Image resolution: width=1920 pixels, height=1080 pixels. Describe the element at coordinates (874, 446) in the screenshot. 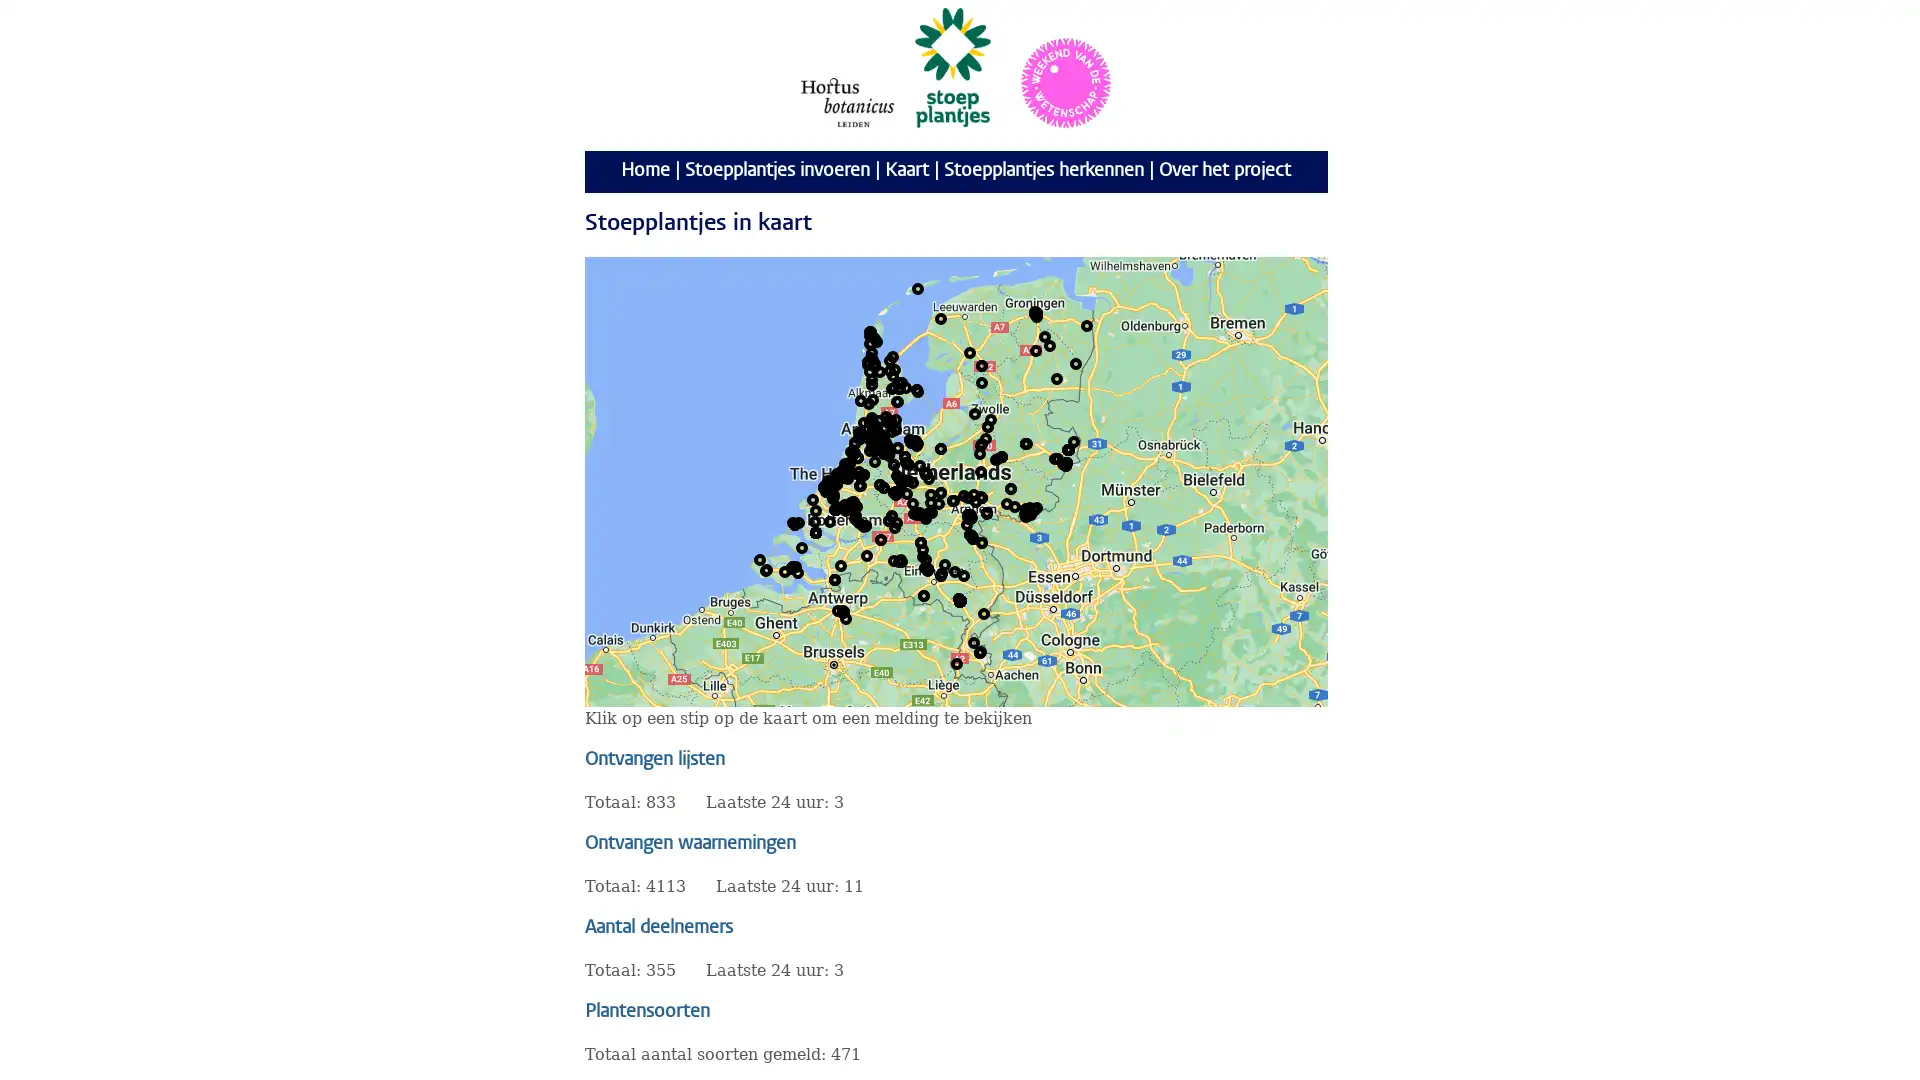

I see `Telling van op 09 oktober 2021` at that location.